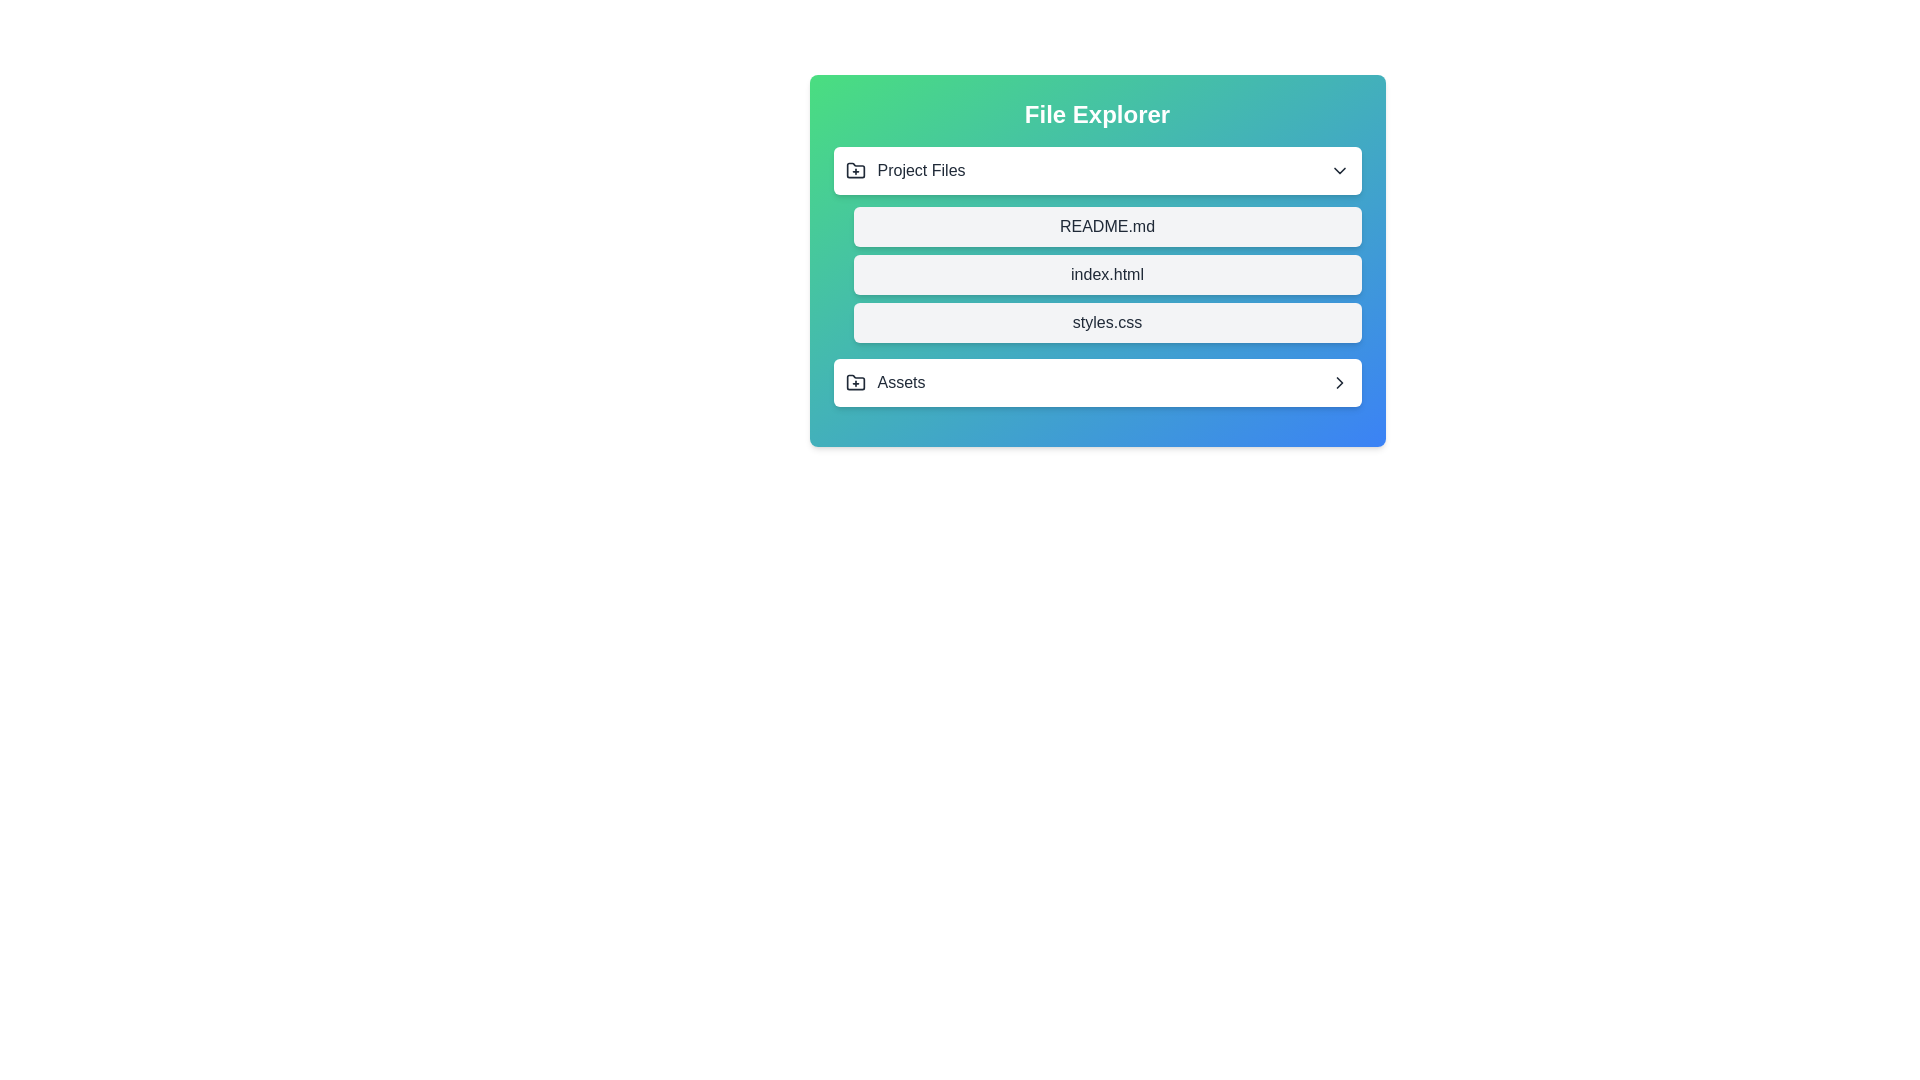 The height and width of the screenshot is (1080, 1920). Describe the element at coordinates (1096, 169) in the screenshot. I see `the 'Project Files' folder item, which has a light background, a bold label, a folder icon on the left, and a downward arrow on the right` at that location.